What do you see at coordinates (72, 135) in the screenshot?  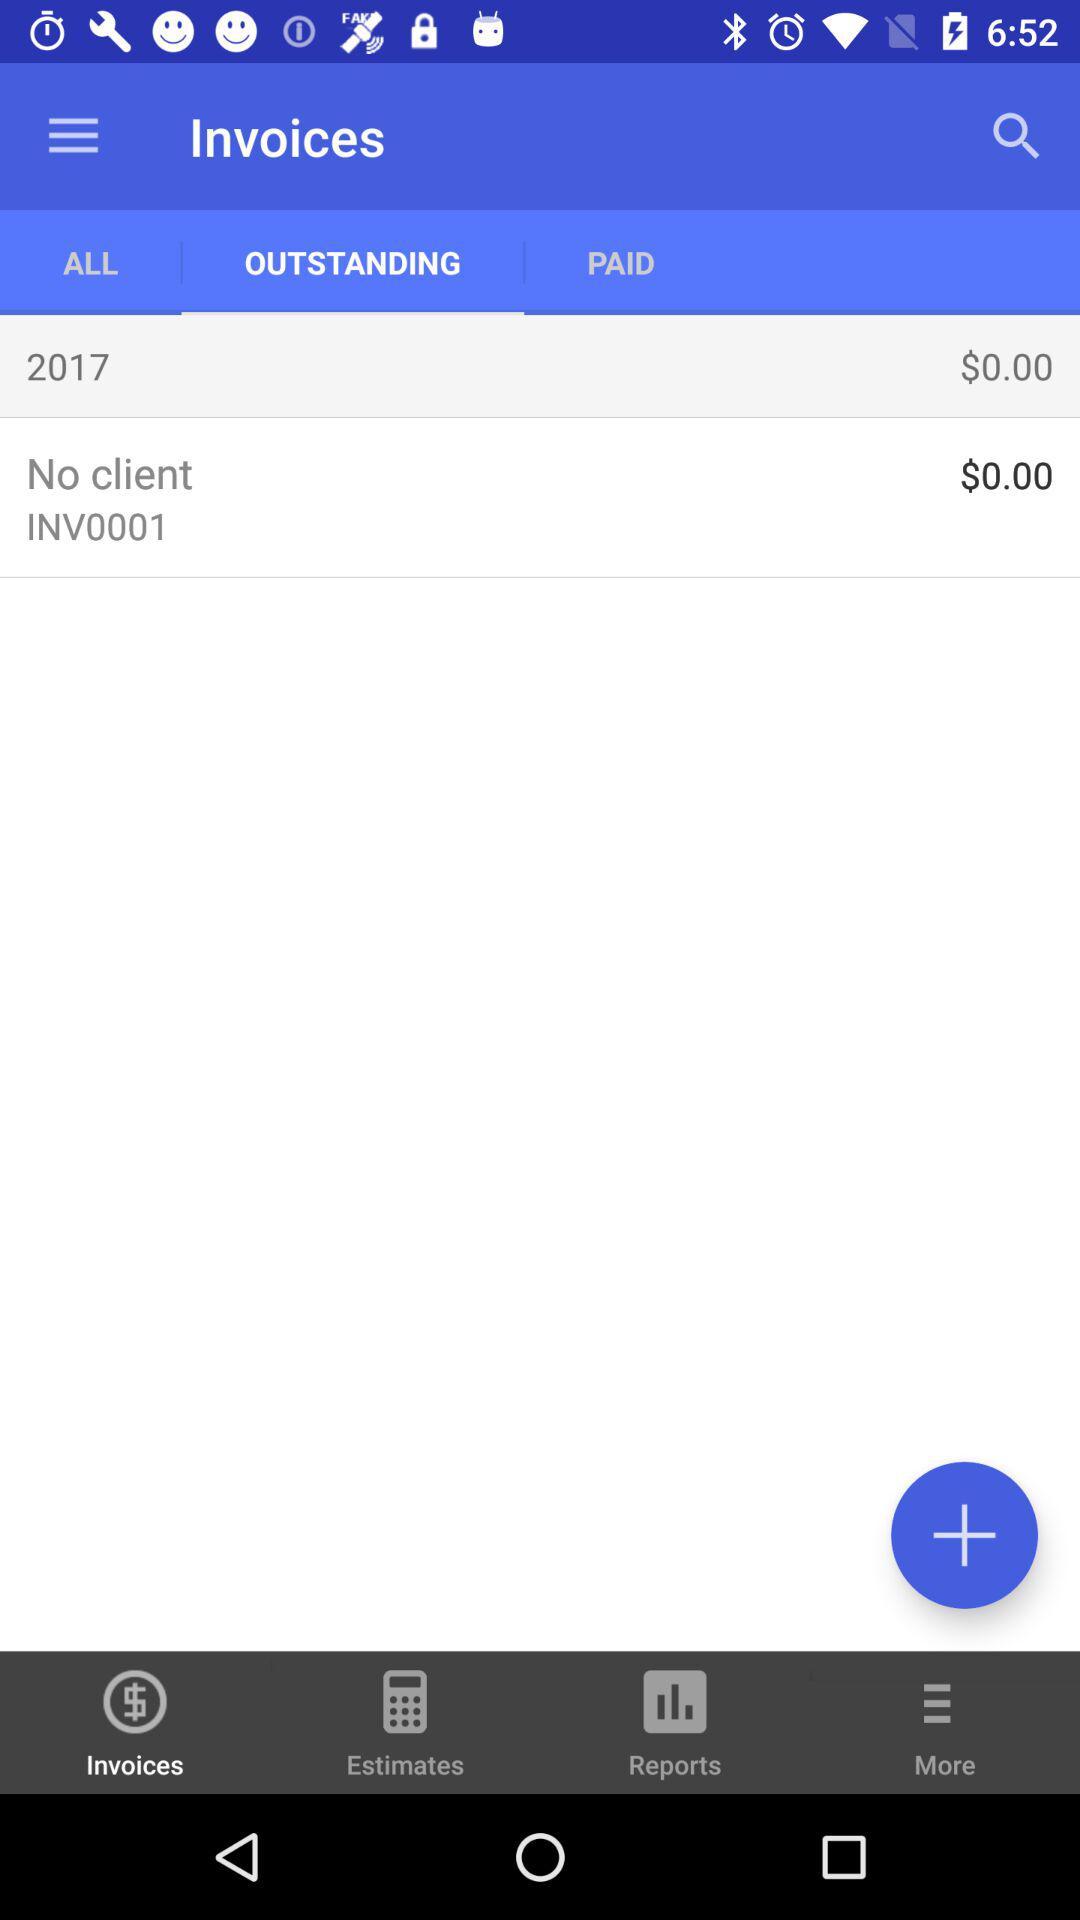 I see `app to the left of outstanding app` at bounding box center [72, 135].